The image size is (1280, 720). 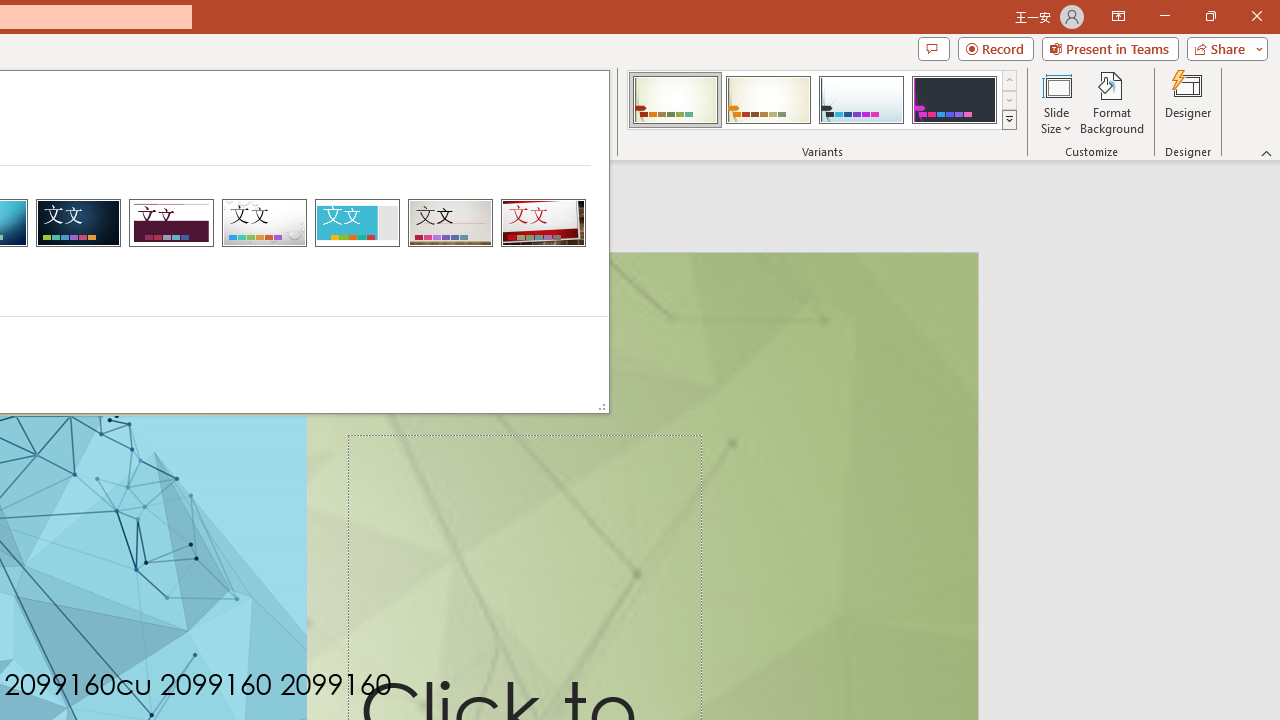 What do you see at coordinates (1009, 120) in the screenshot?
I see `'Variants'` at bounding box center [1009, 120].